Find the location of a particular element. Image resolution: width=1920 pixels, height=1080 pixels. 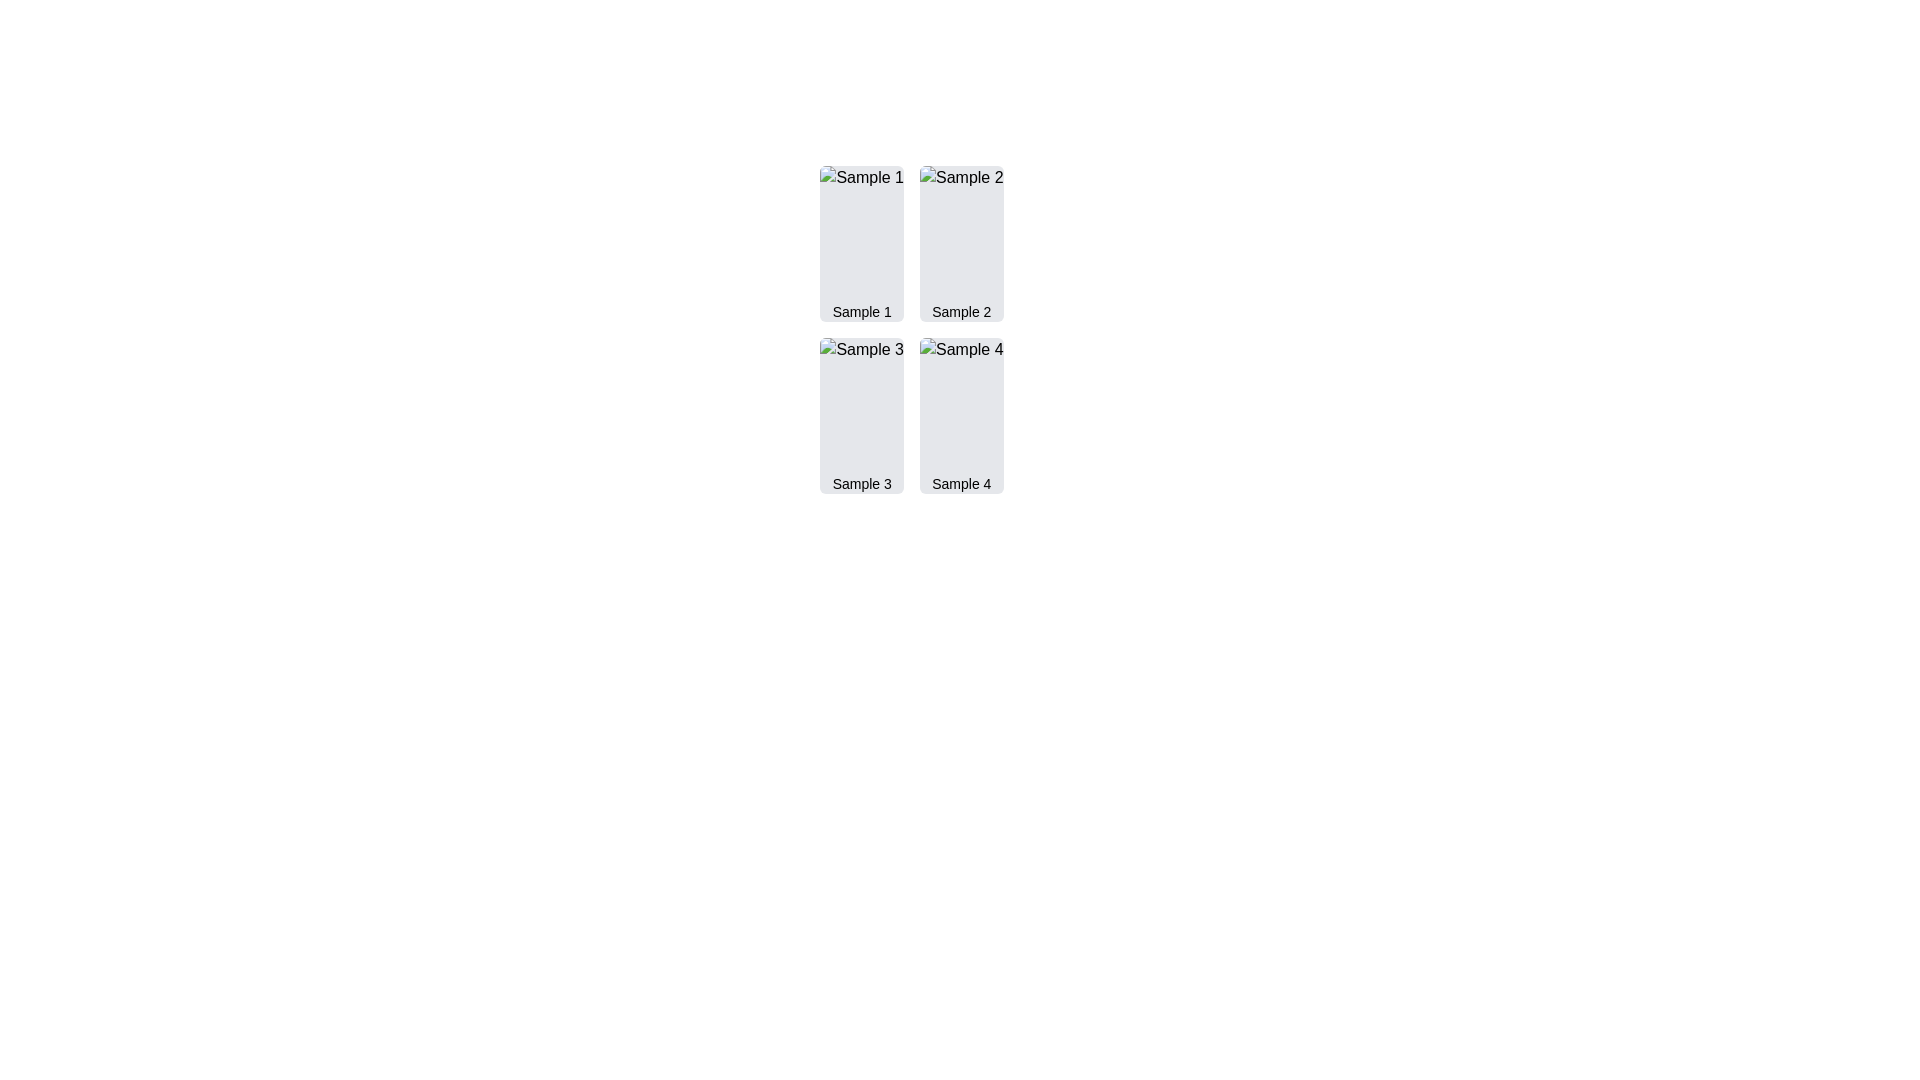

the text label located in the bottom right grid cell of a 2x2 layout, which represents the visual entry below 'Sample 2' and to the right of 'Sample 3' is located at coordinates (961, 483).